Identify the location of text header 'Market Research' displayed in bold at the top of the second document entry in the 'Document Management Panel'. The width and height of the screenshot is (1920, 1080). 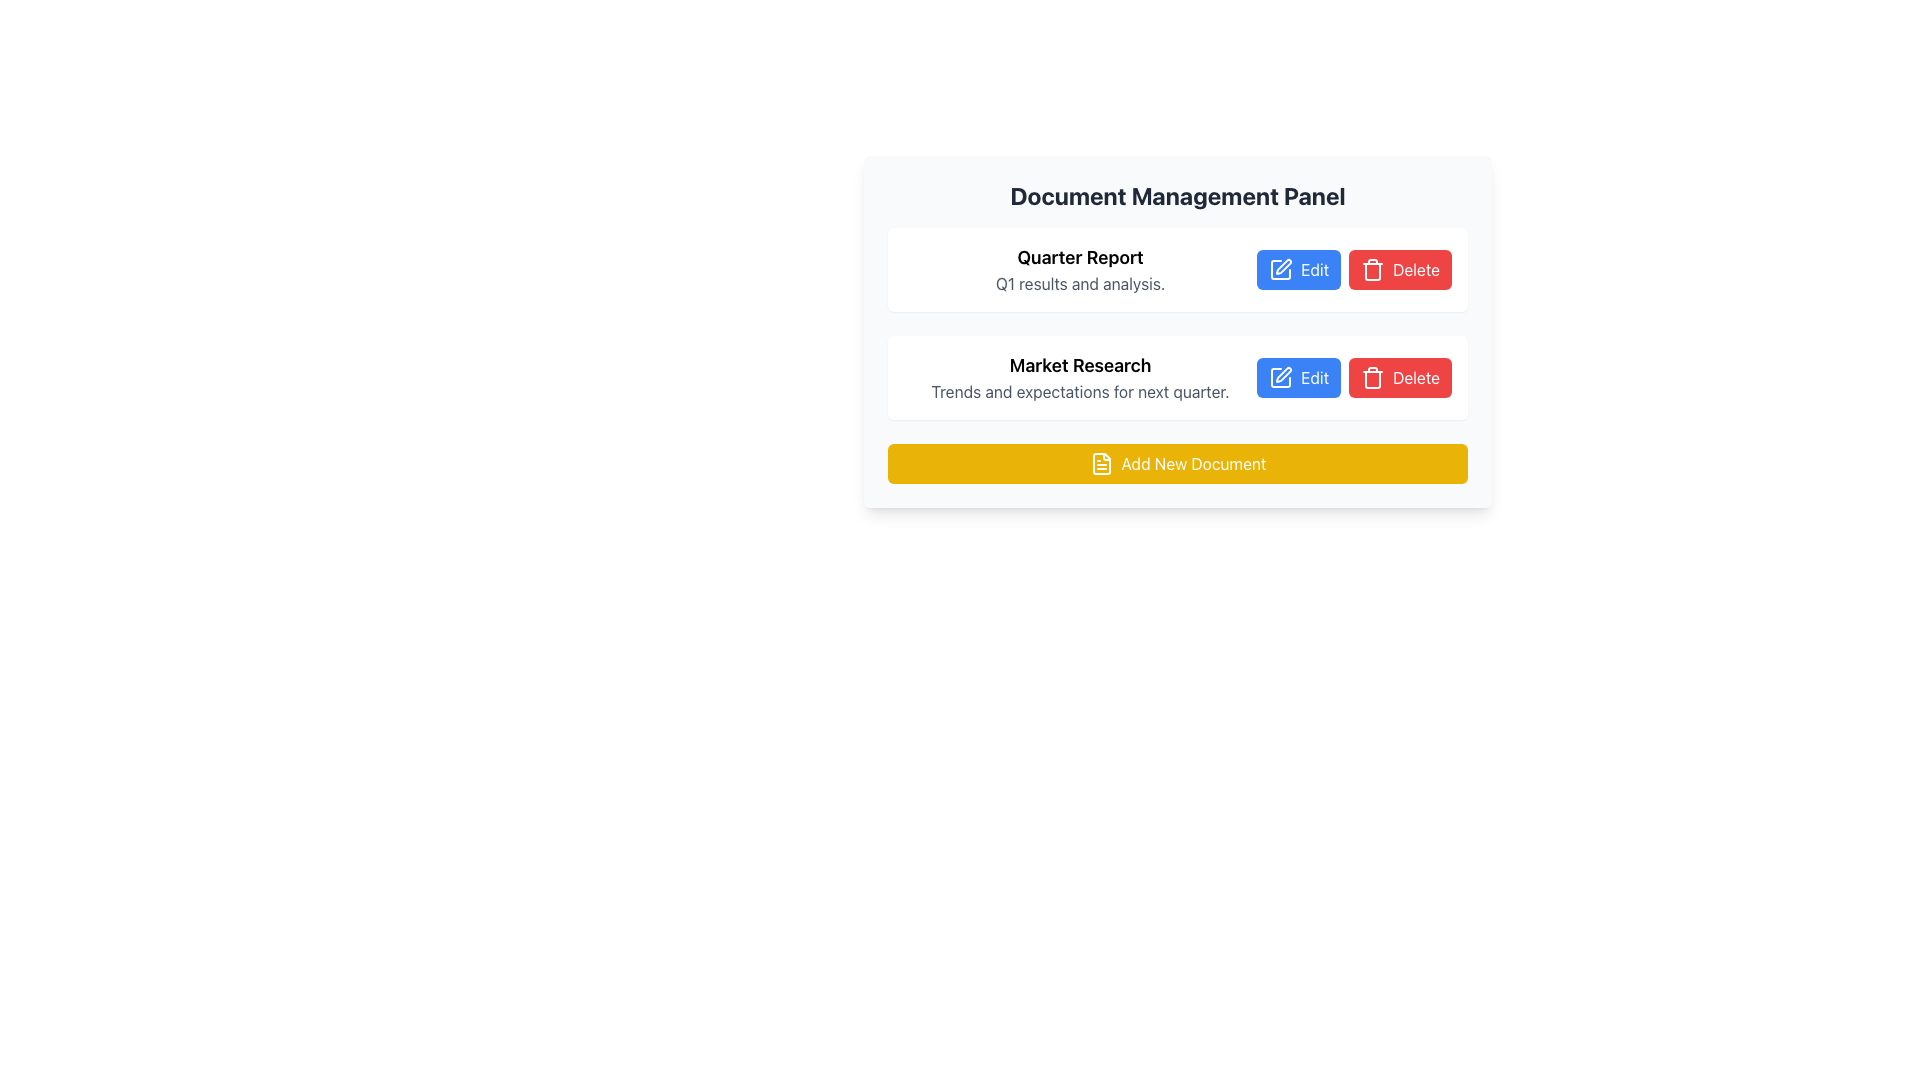
(1079, 366).